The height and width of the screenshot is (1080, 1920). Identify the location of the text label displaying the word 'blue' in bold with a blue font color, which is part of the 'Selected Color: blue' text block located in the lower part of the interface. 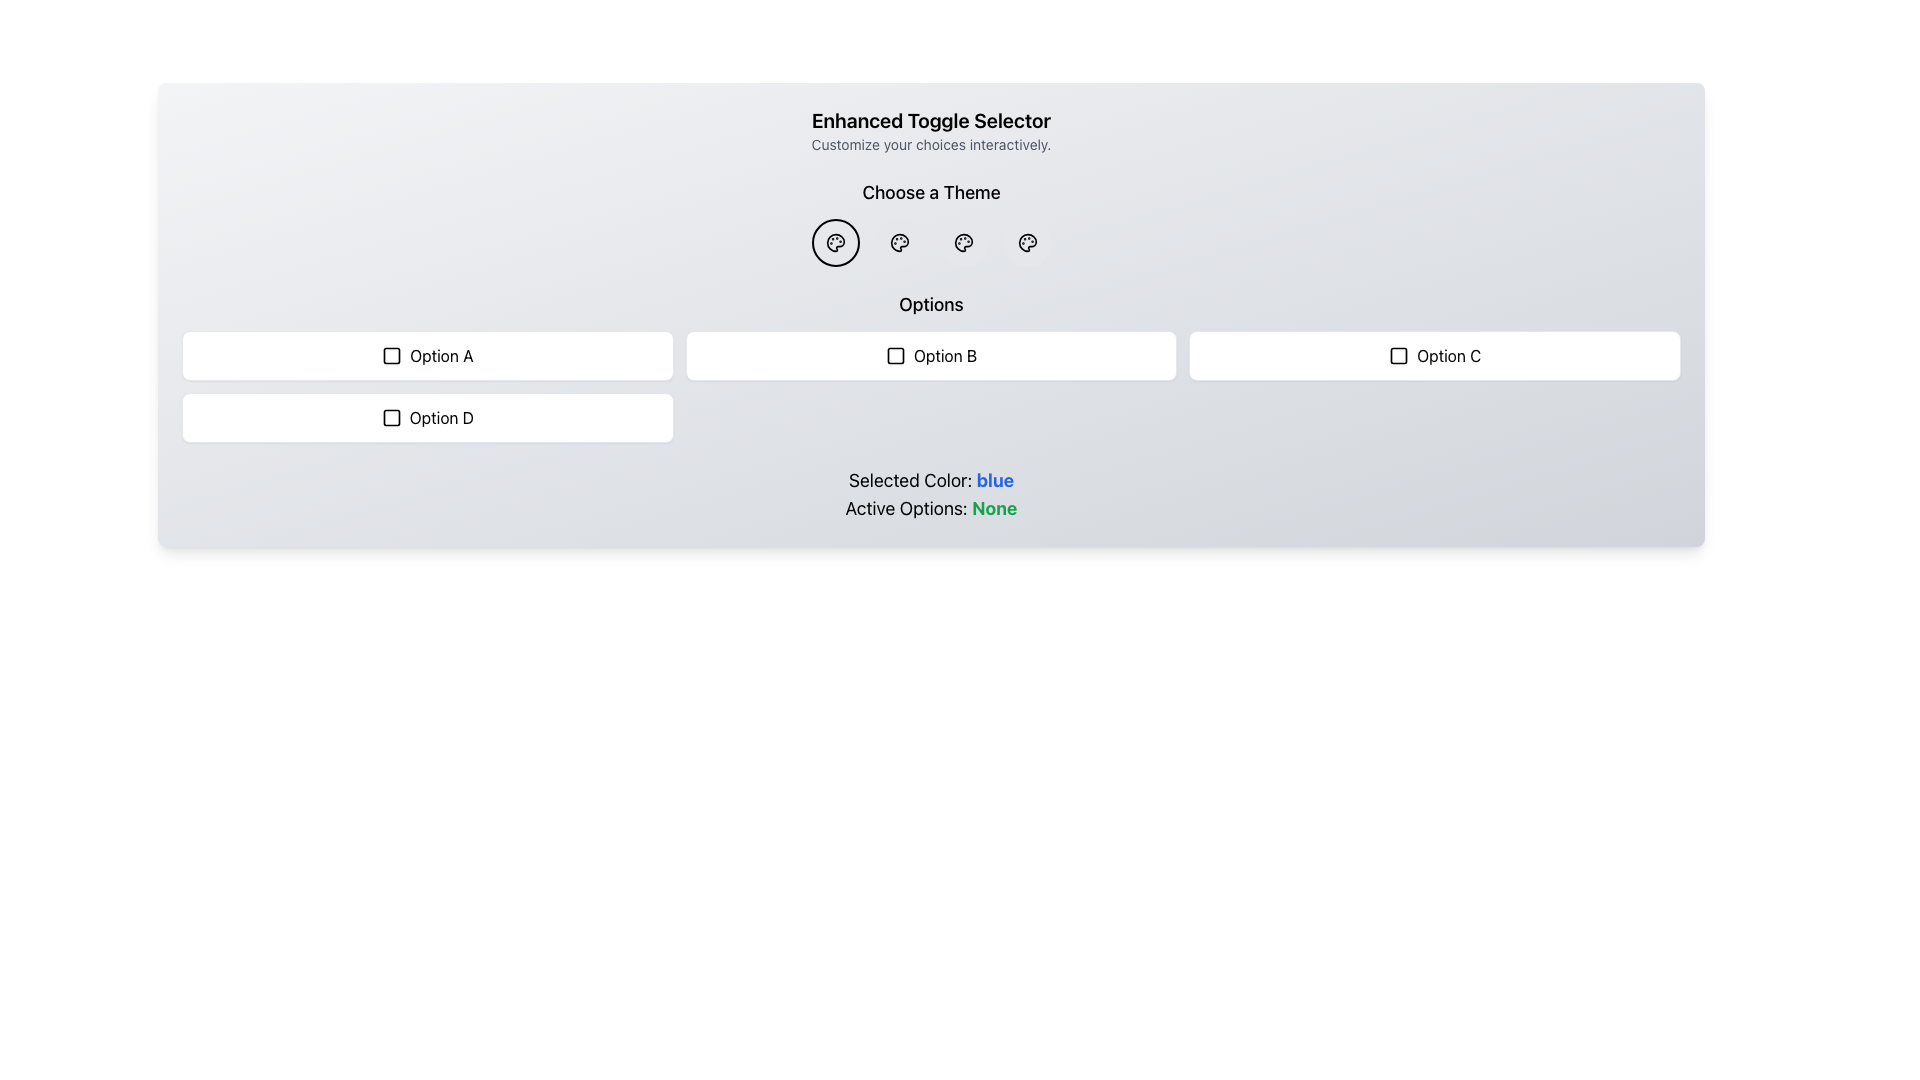
(995, 480).